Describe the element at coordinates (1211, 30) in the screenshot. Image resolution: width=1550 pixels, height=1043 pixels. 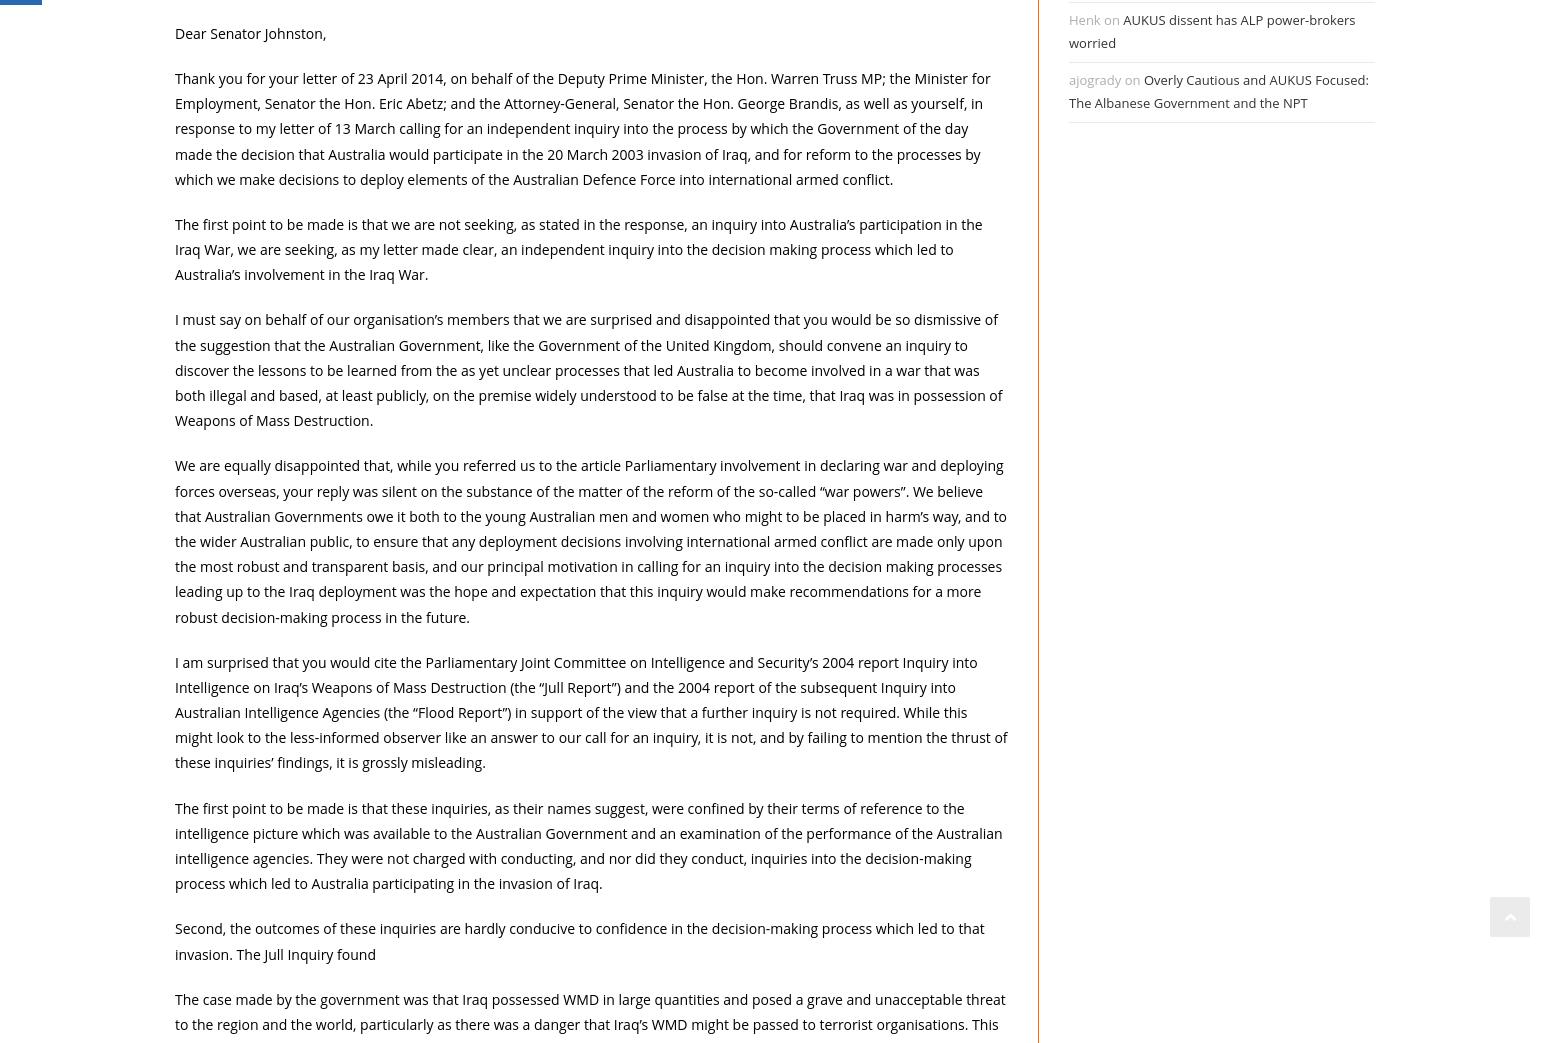
I see `'AUKUS dissent has ALP power-brokers worried'` at that location.